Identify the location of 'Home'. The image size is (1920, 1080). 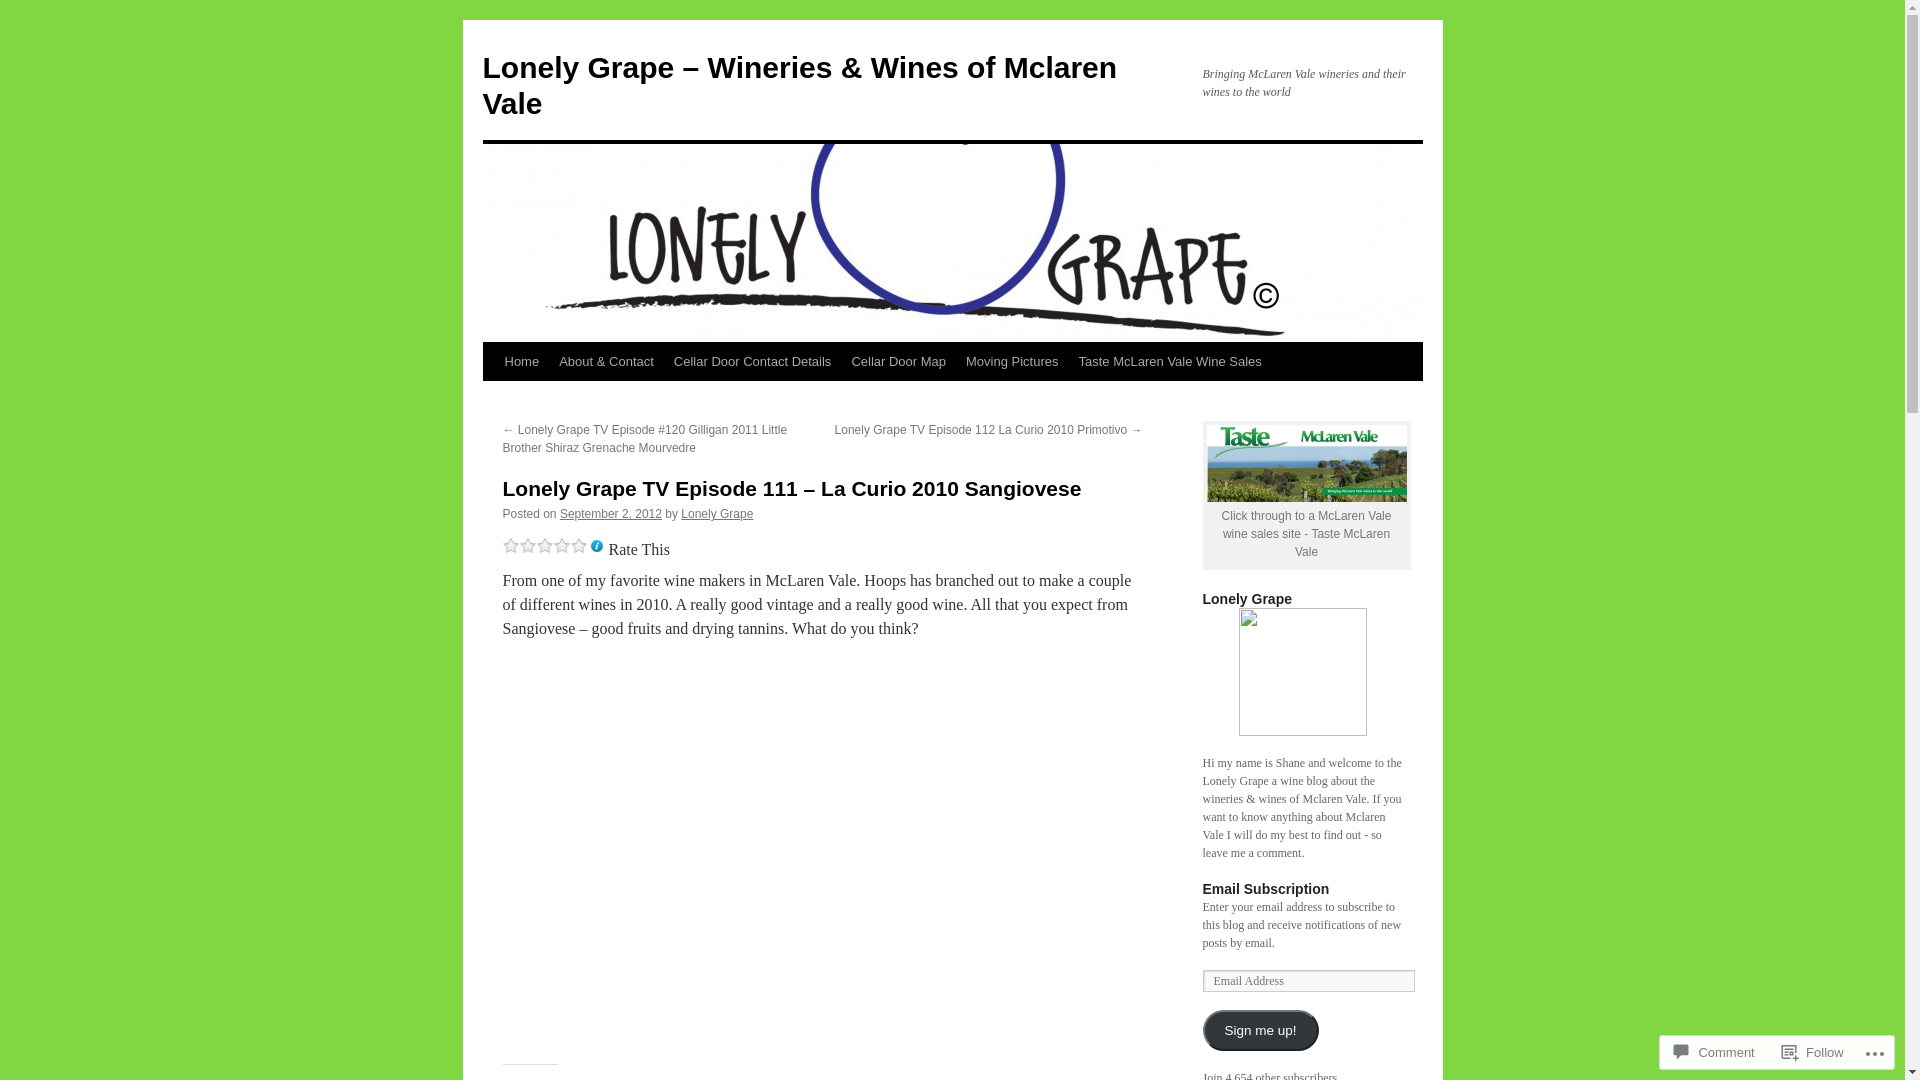
(521, 362).